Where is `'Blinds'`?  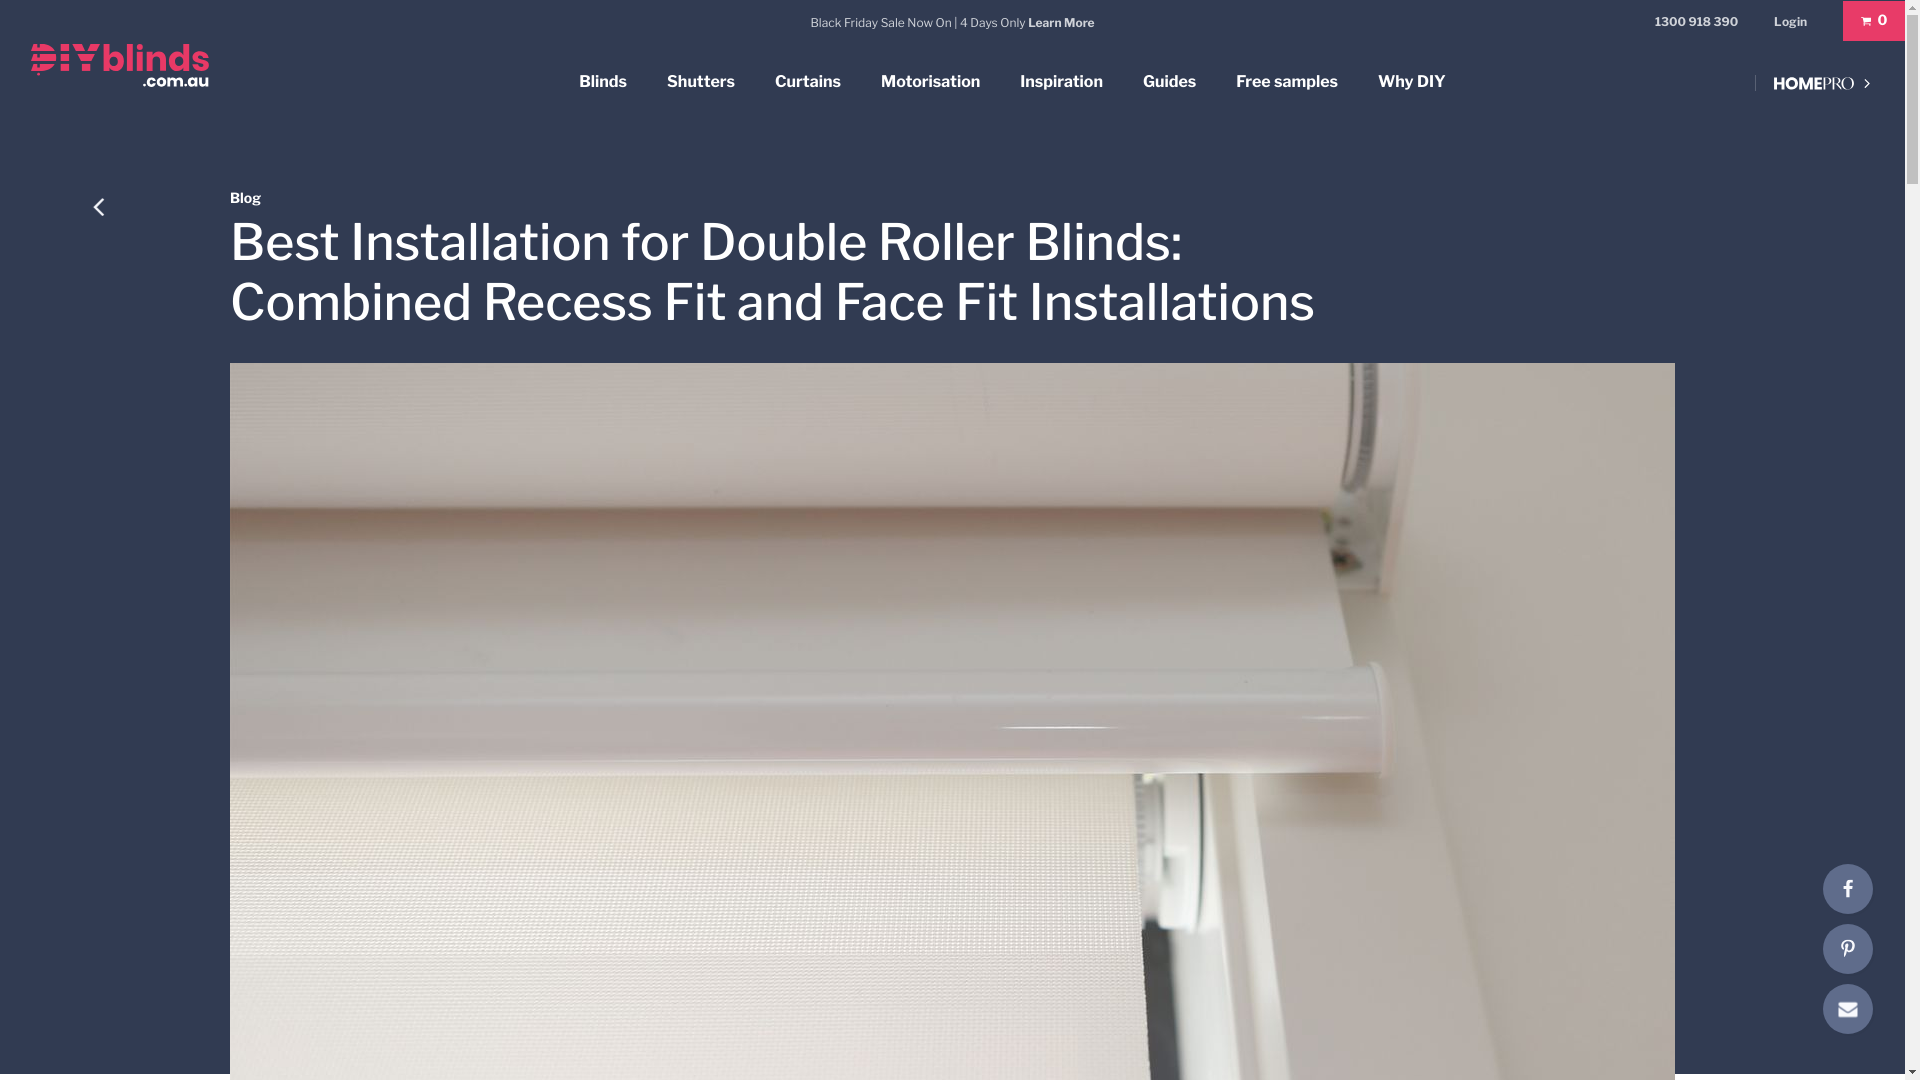
'Blinds' is located at coordinates (578, 81).